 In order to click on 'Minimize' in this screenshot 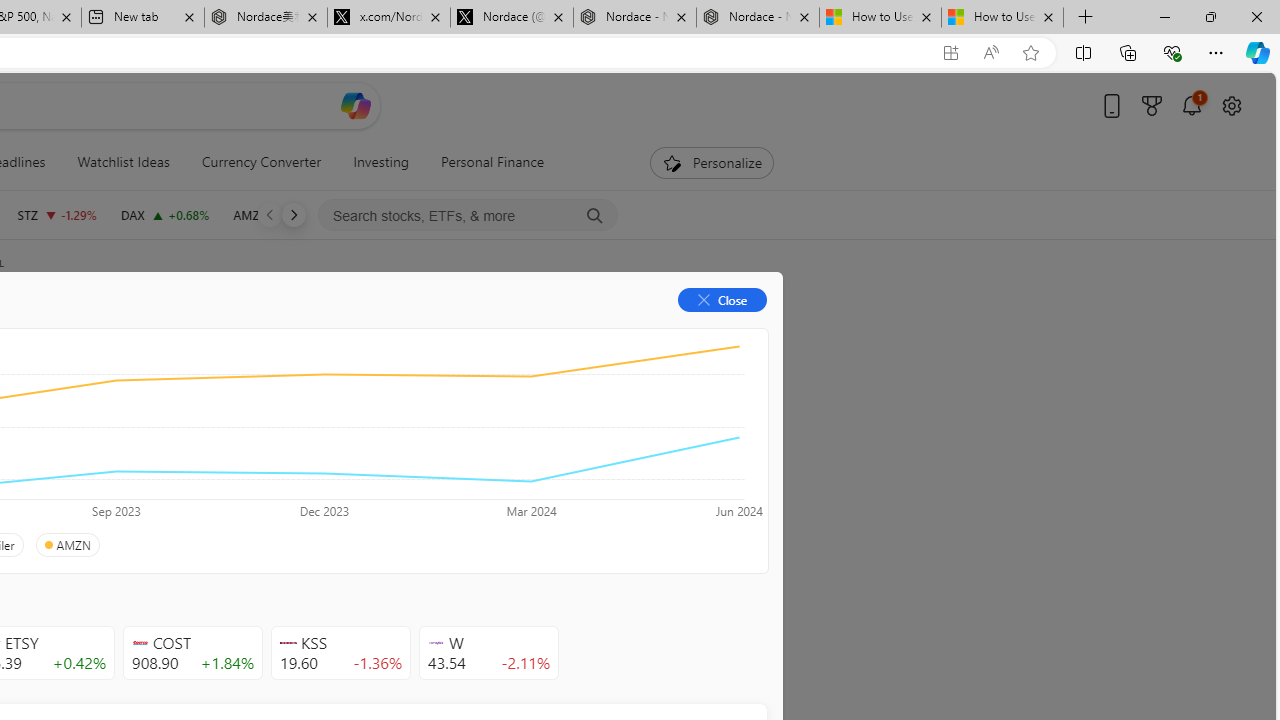, I will do `click(1164, 16)`.